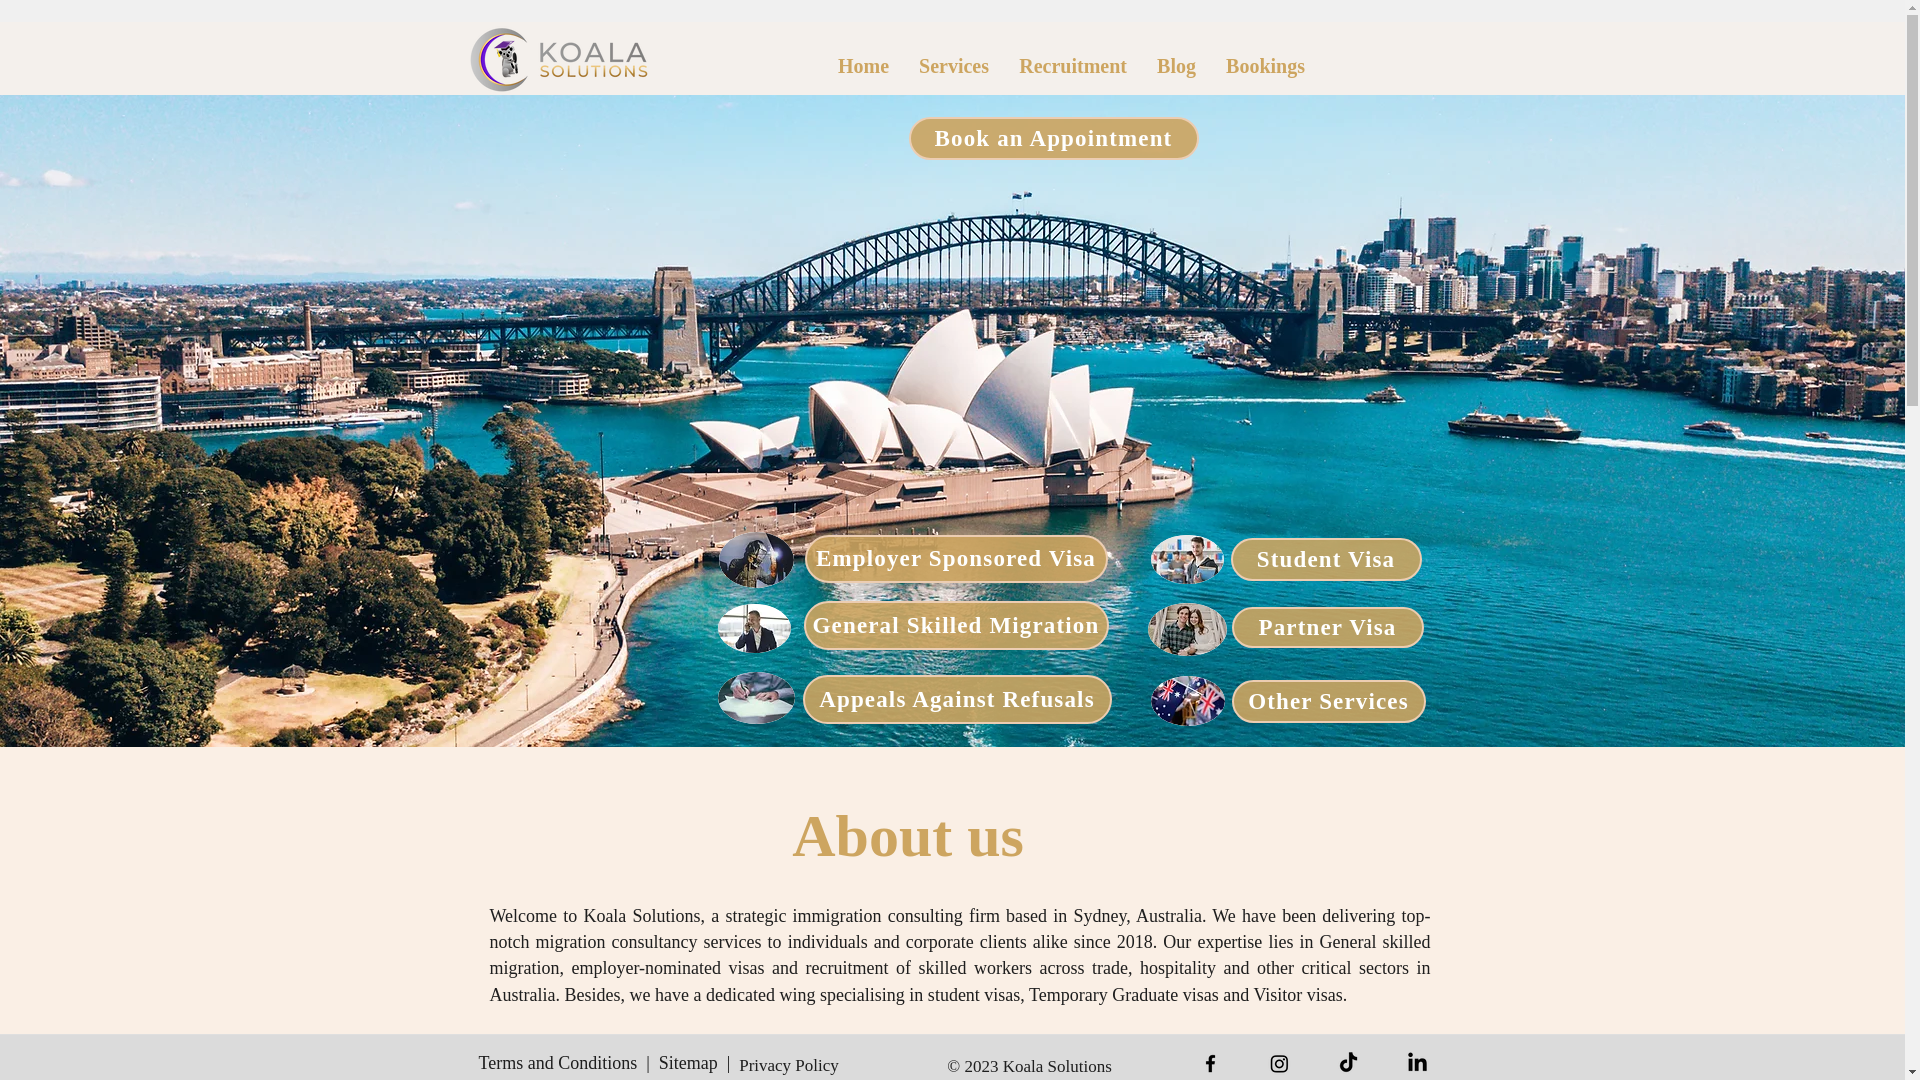  I want to click on 'Book an Appointment', so click(1051, 137).